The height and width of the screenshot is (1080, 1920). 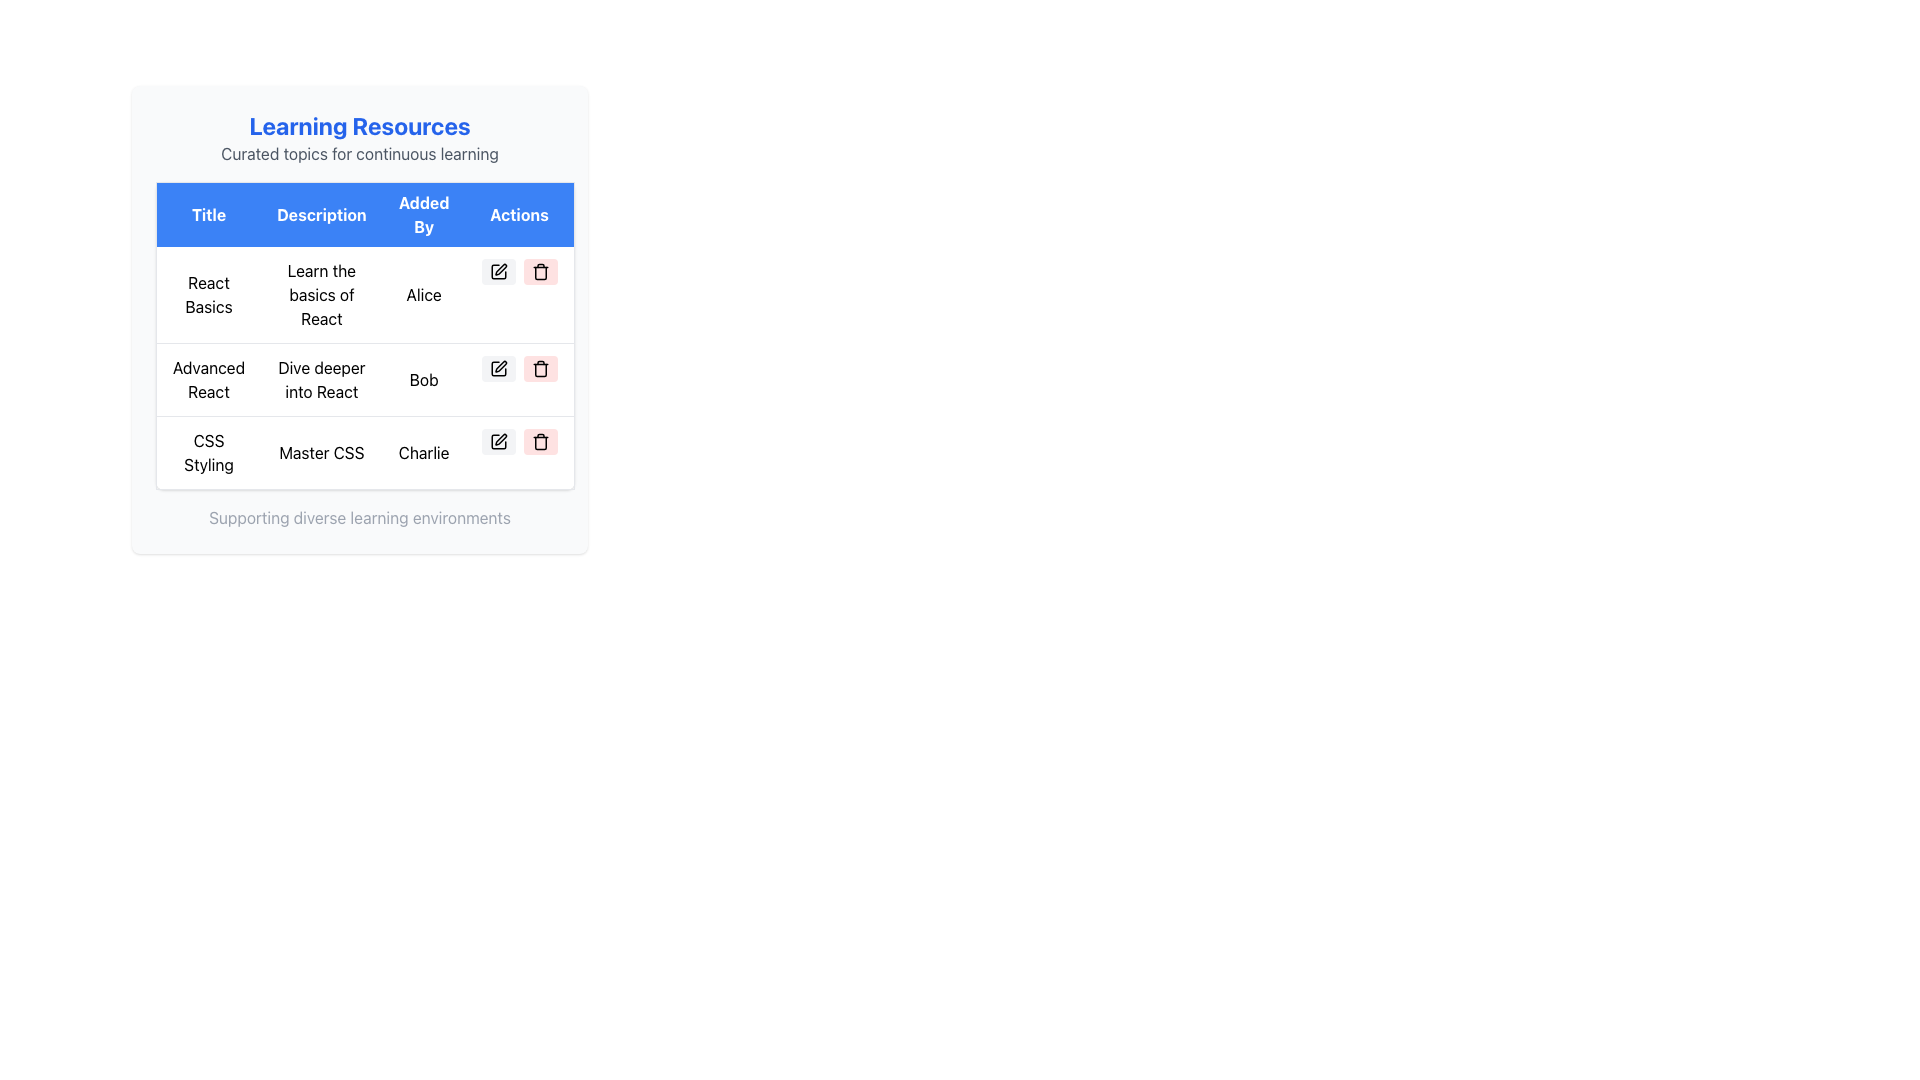 I want to click on the text label displaying 'Alice' located in the 'Added By' column of the 'Learning Resources' table for the 'React Basics' topic, so click(x=423, y=295).